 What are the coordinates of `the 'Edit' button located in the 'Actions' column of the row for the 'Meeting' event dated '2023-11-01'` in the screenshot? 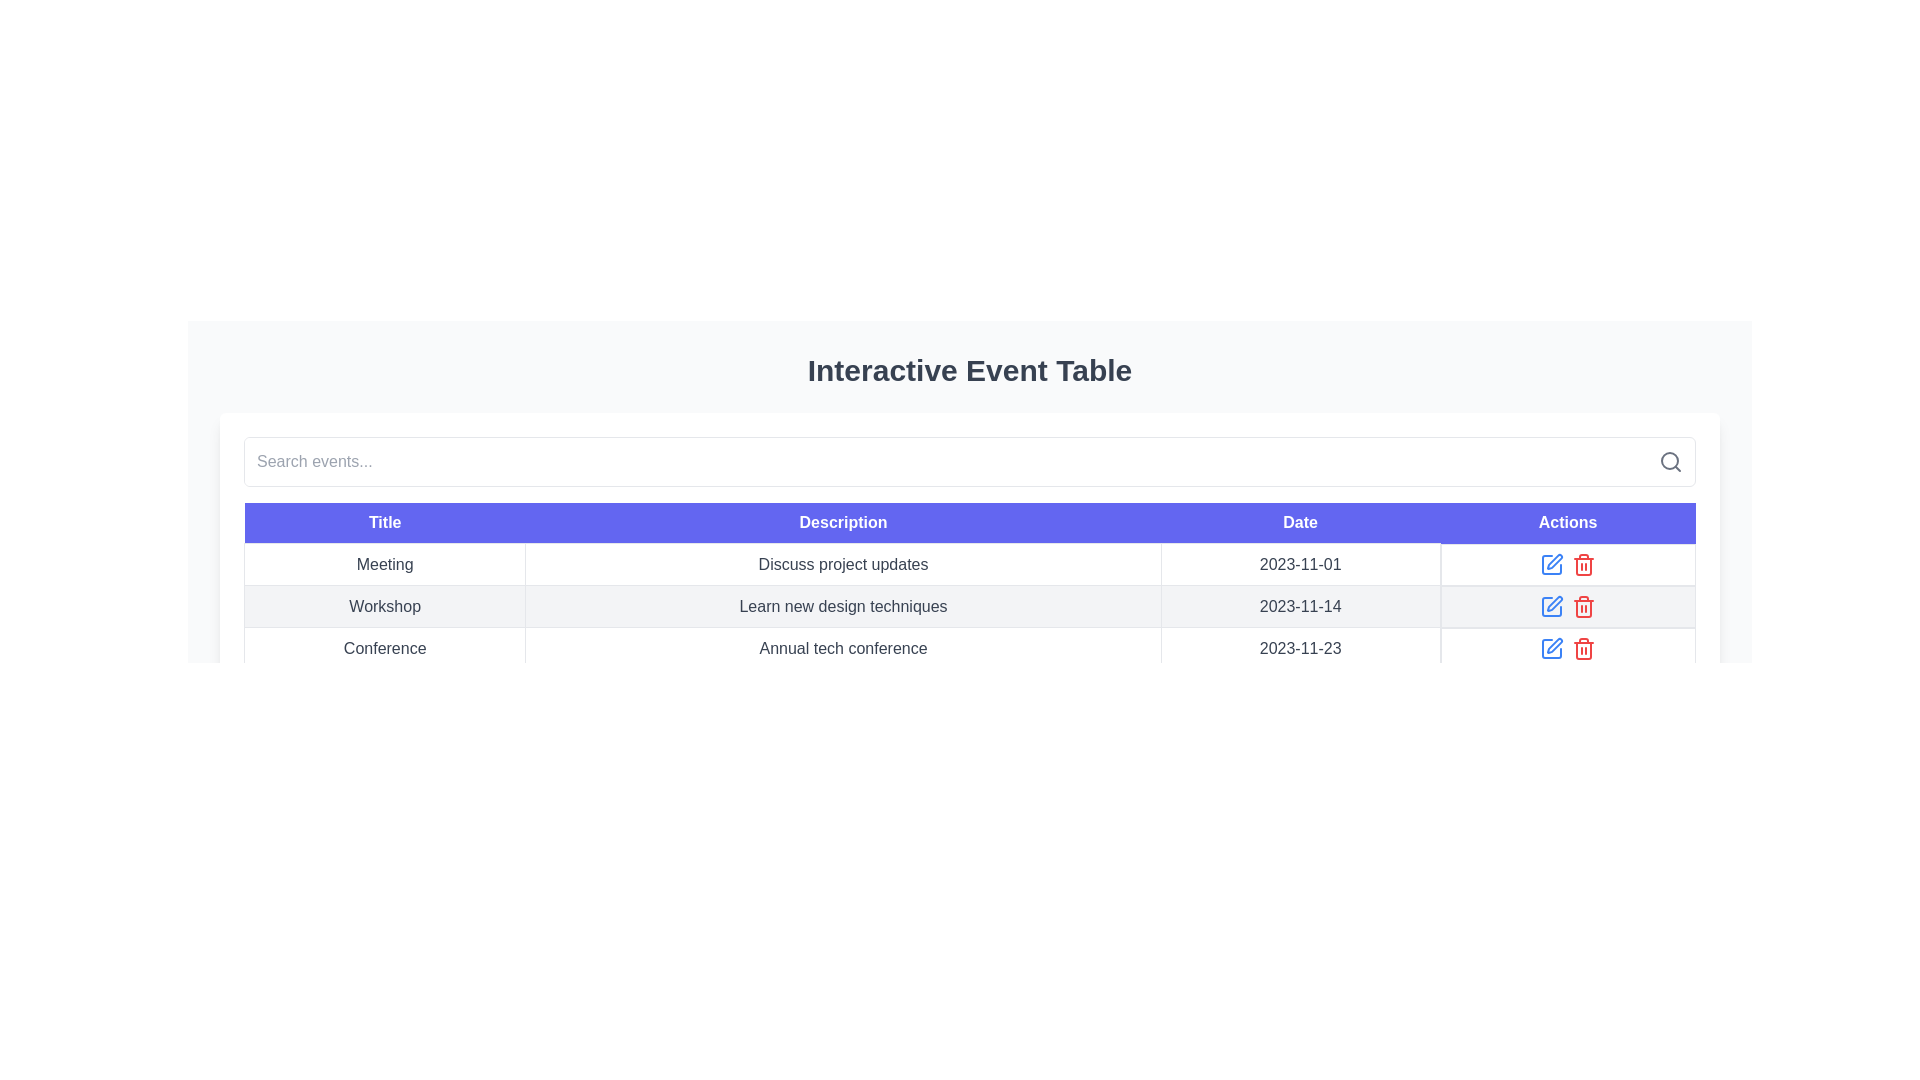 It's located at (1551, 564).